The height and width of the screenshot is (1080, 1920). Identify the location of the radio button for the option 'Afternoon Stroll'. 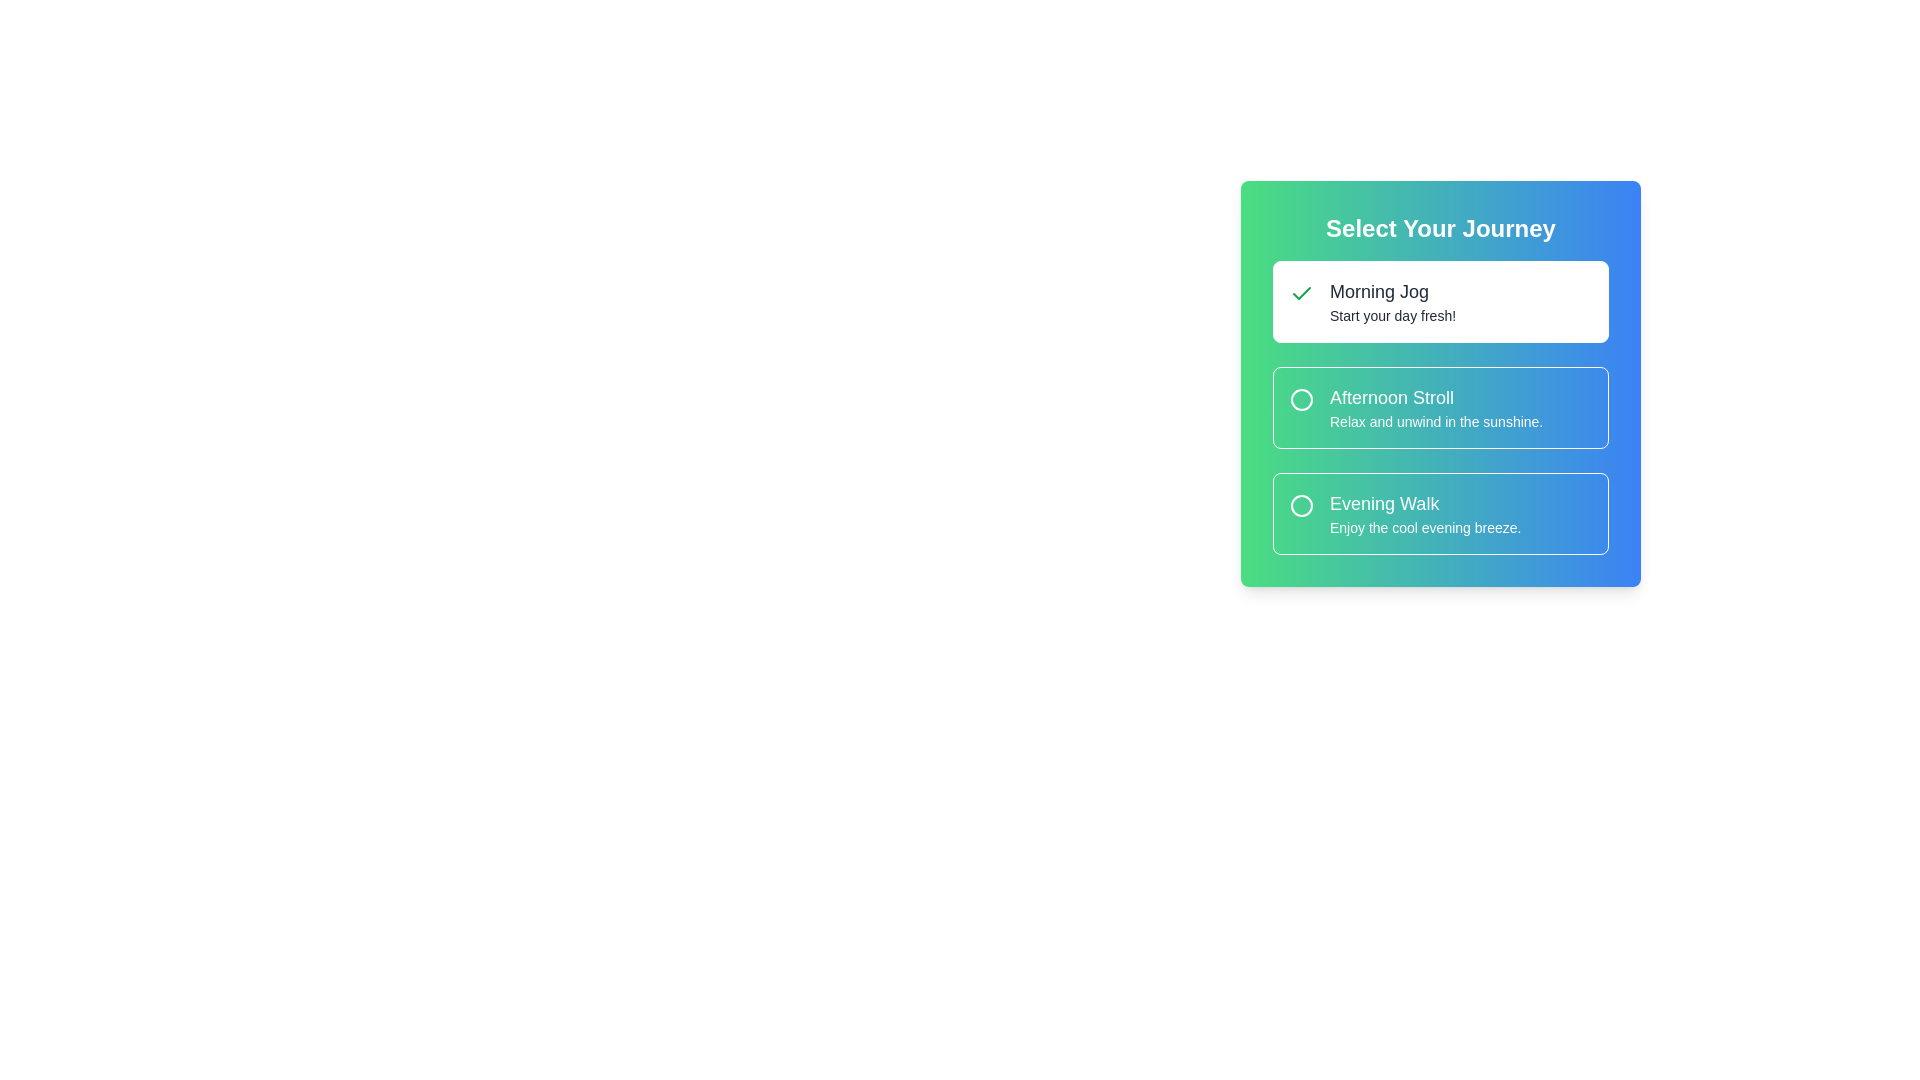
(1301, 400).